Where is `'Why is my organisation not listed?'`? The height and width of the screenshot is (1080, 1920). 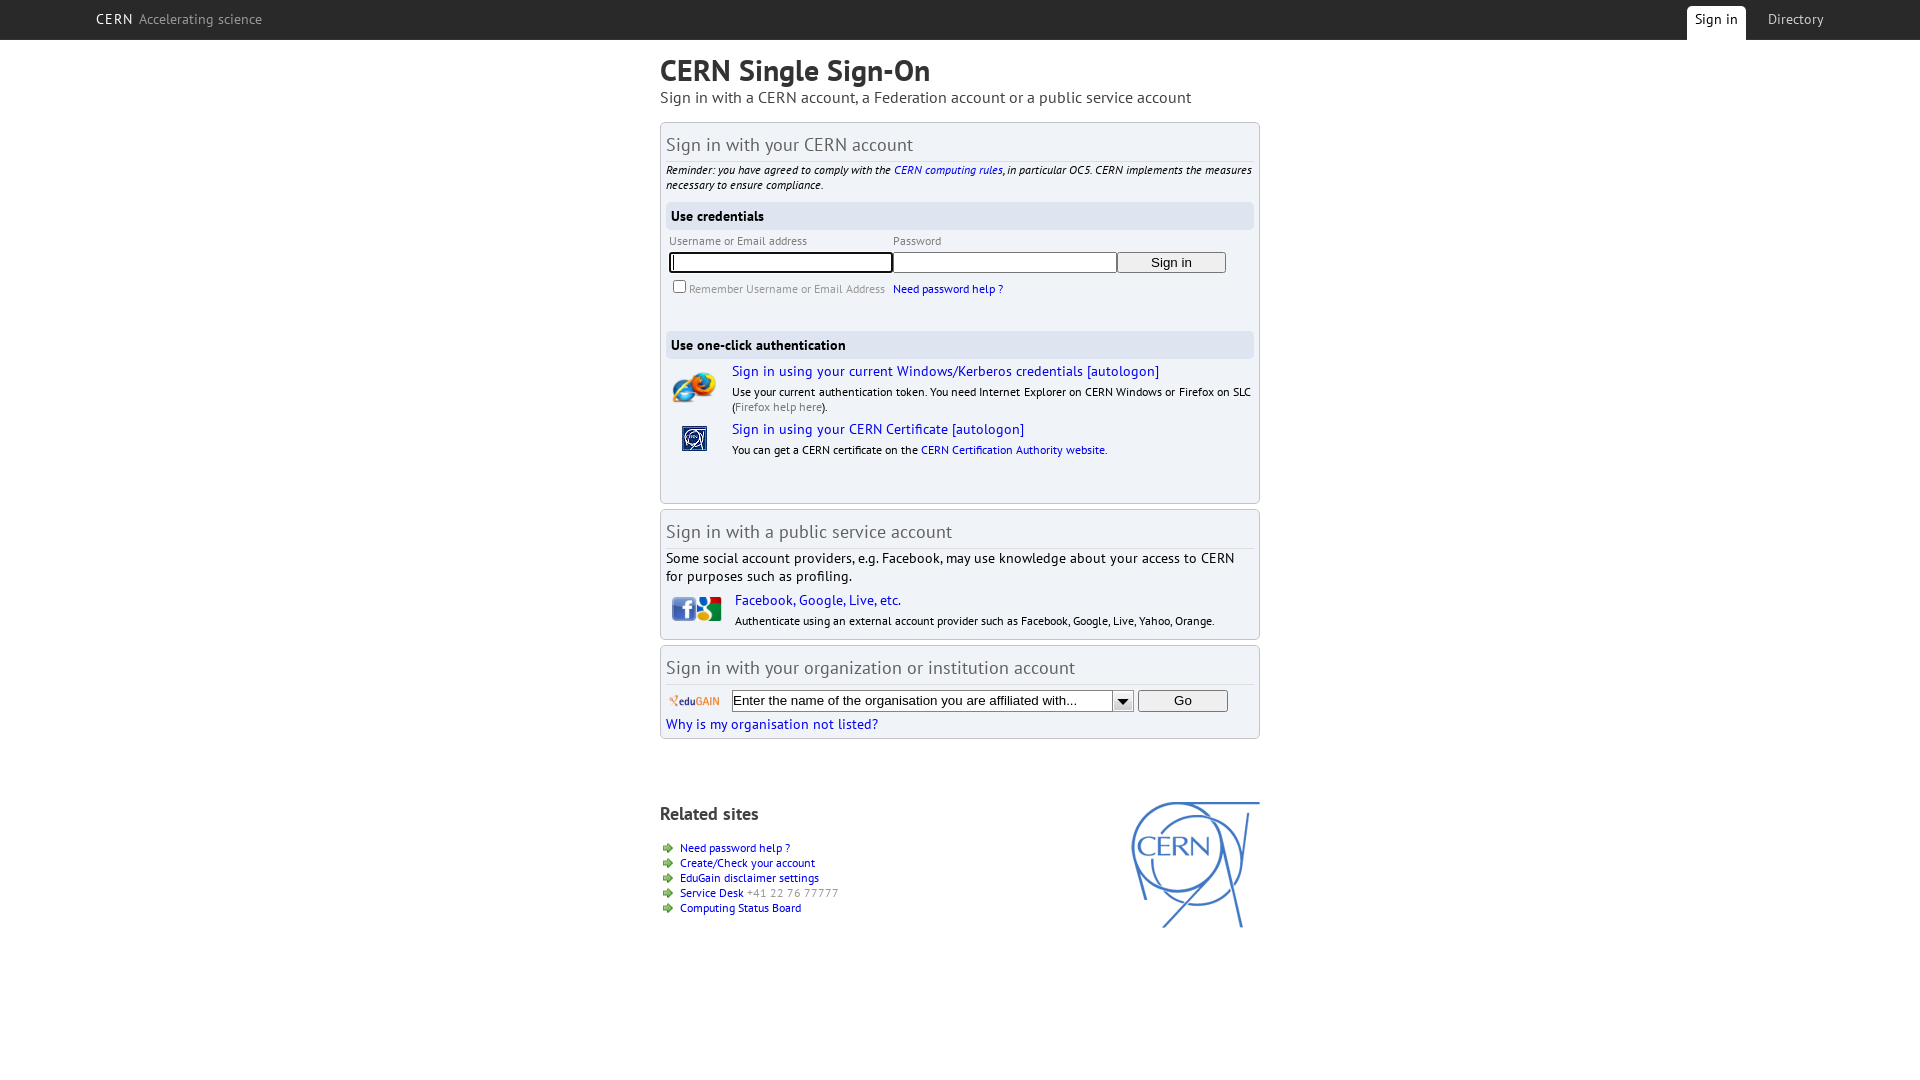 'Why is my organisation not listed?' is located at coordinates (771, 724).